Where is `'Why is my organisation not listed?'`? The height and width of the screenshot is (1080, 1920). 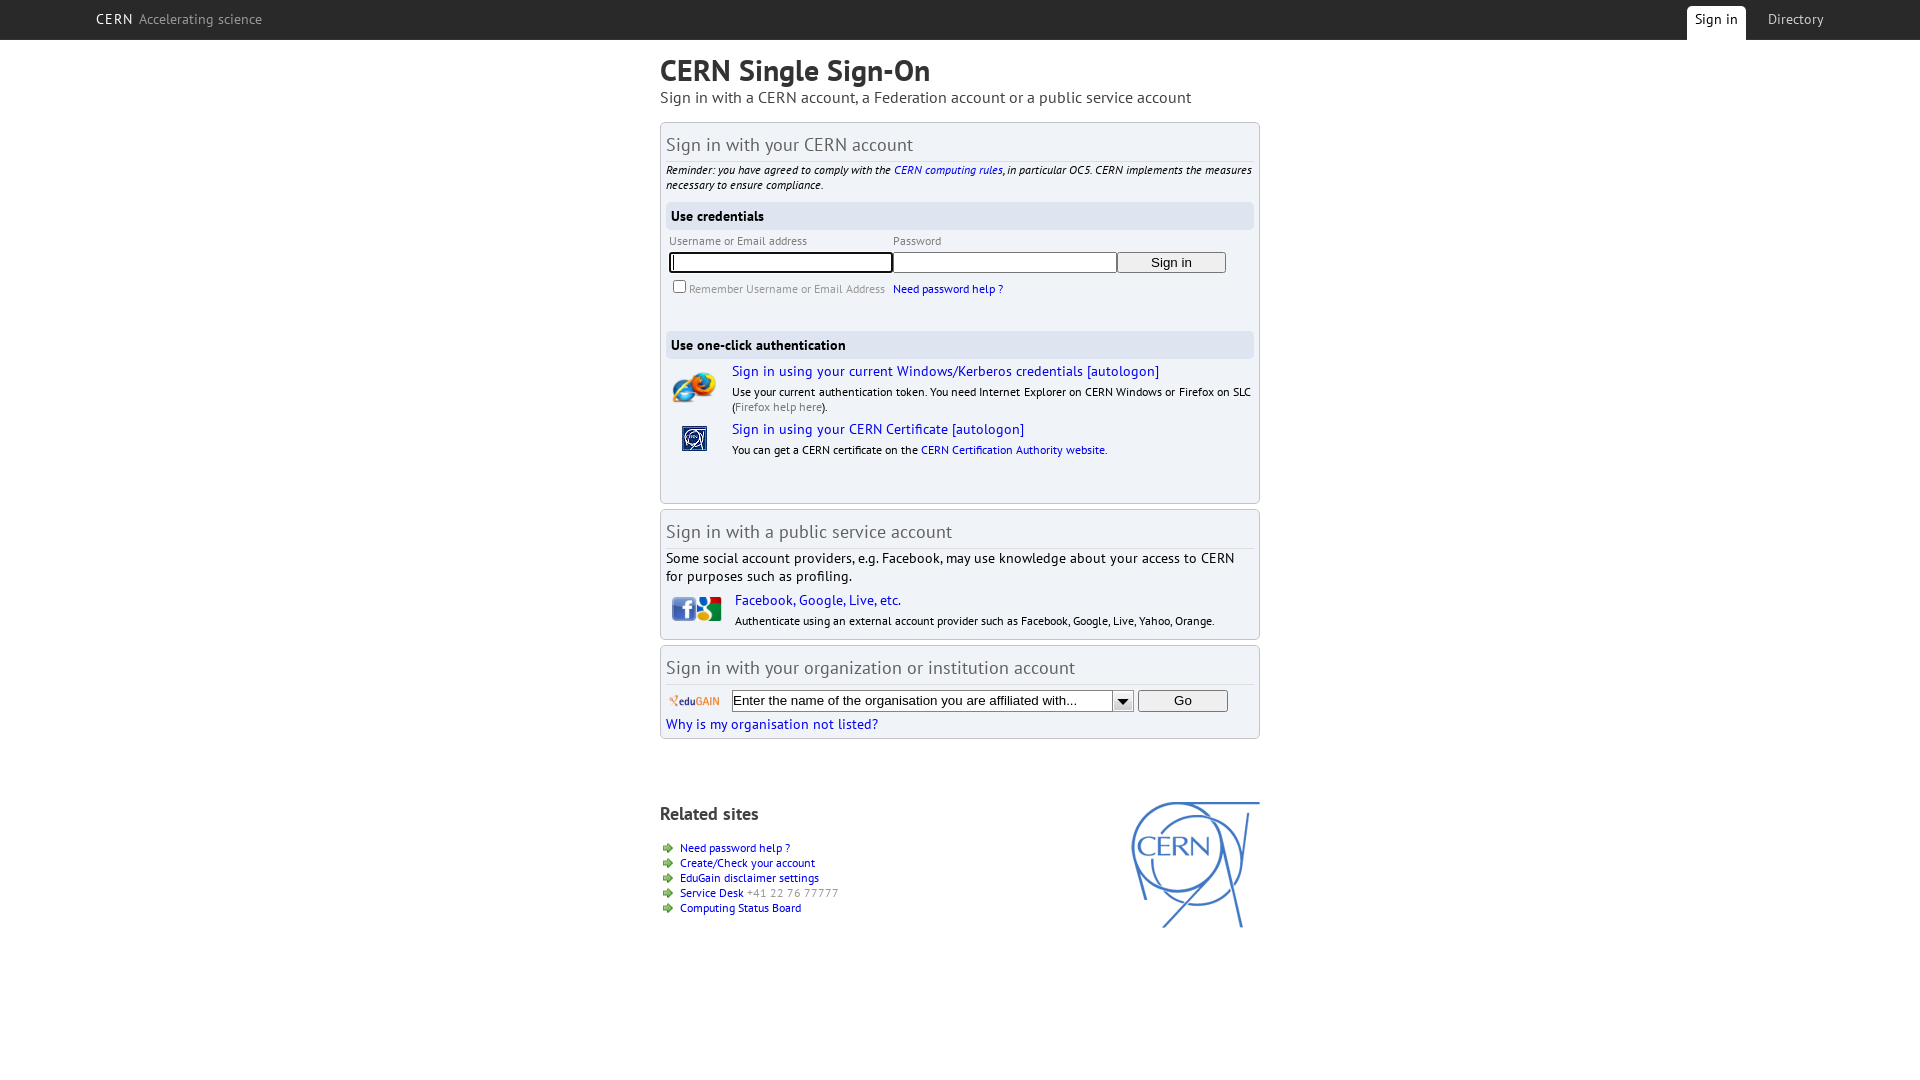 'Why is my organisation not listed?' is located at coordinates (771, 724).